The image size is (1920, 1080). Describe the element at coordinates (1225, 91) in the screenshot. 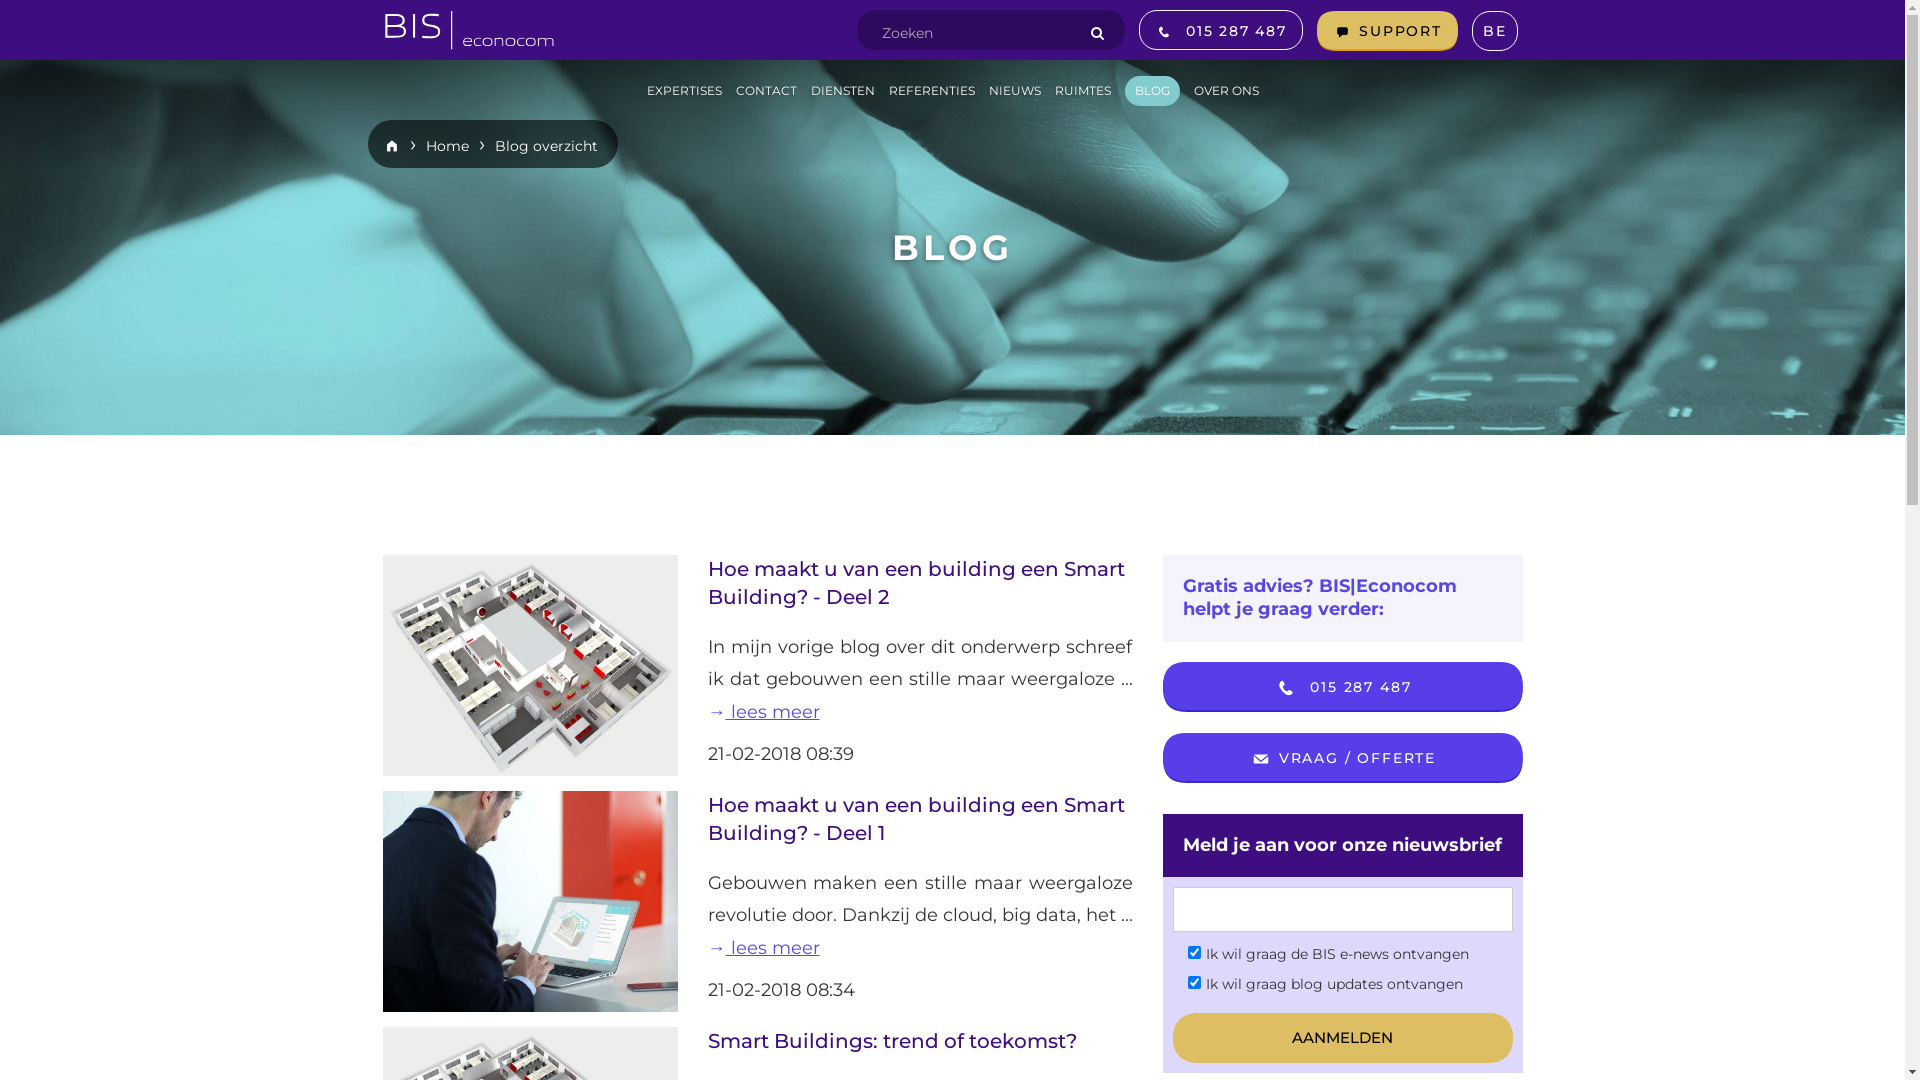

I see `'OVER ONS'` at that location.